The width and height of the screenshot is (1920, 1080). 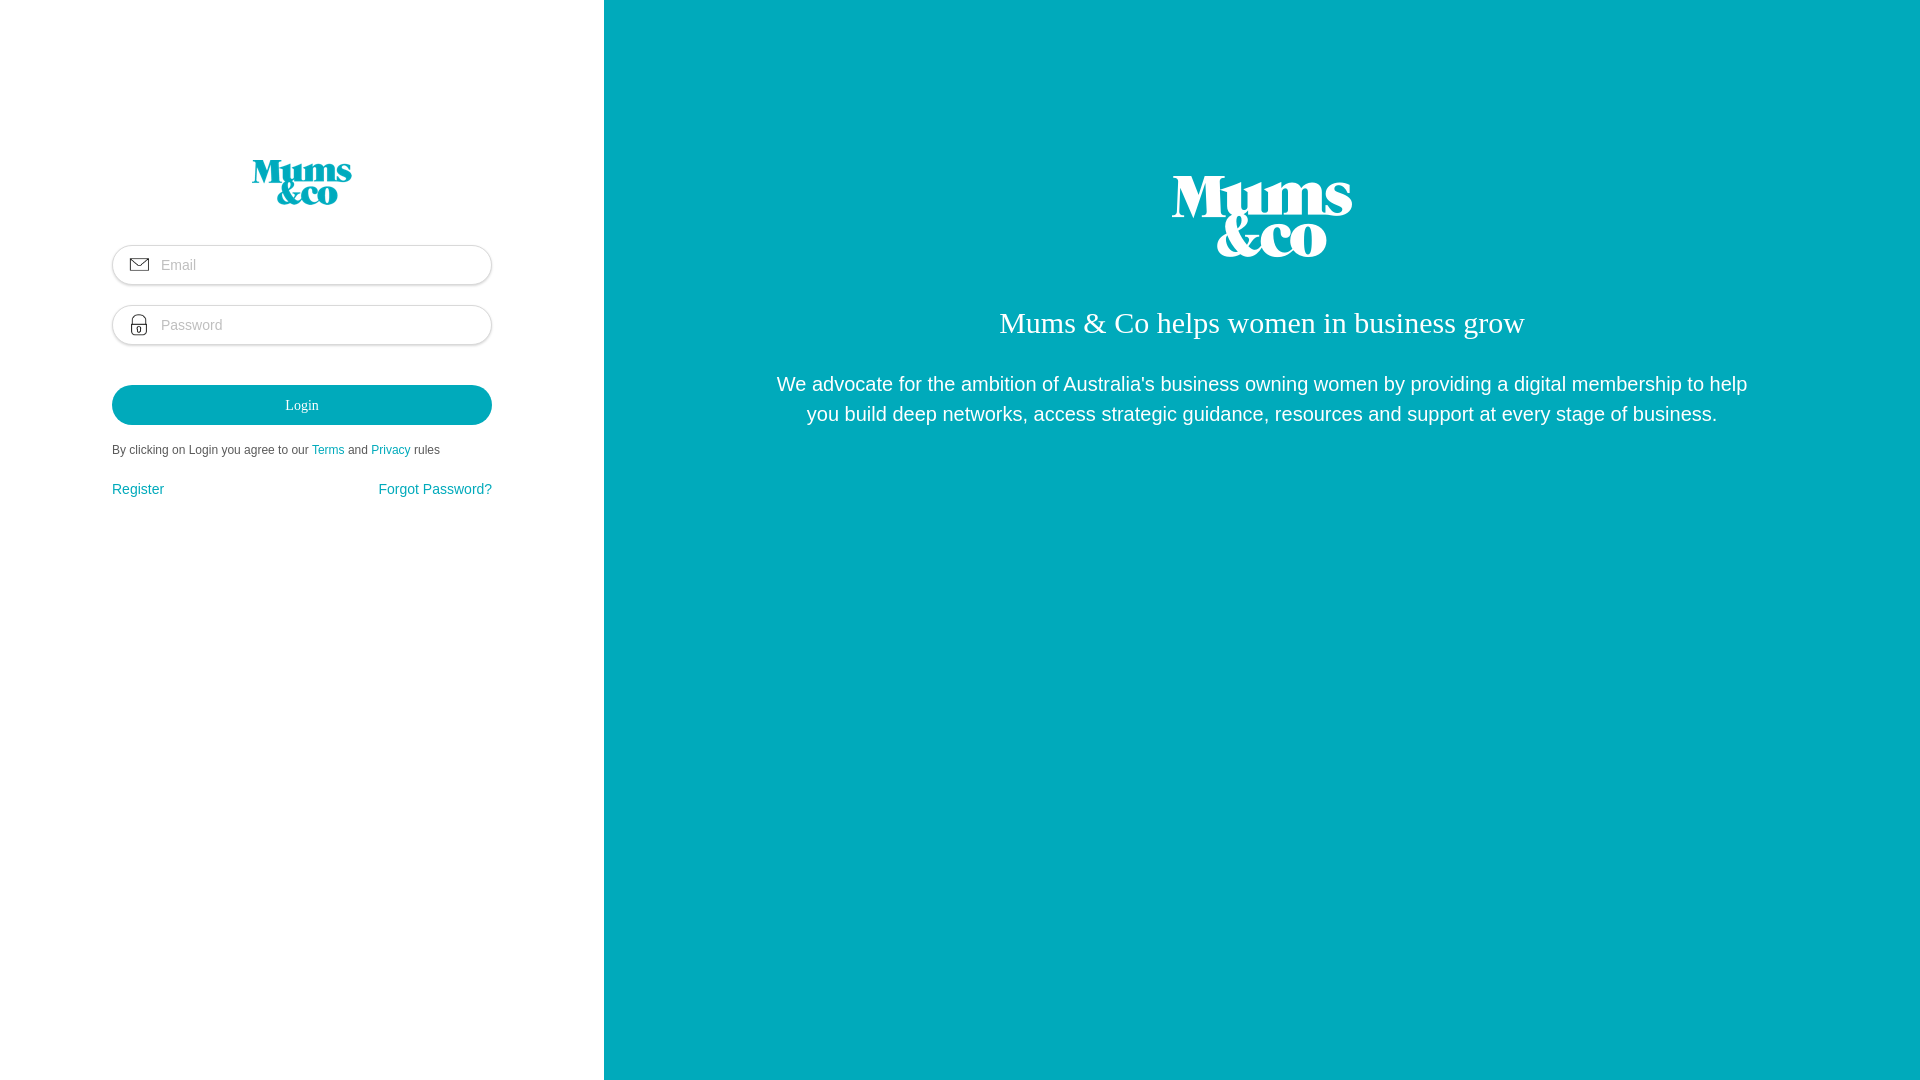 What do you see at coordinates (435, 489) in the screenshot?
I see `'Forgot Password?'` at bounding box center [435, 489].